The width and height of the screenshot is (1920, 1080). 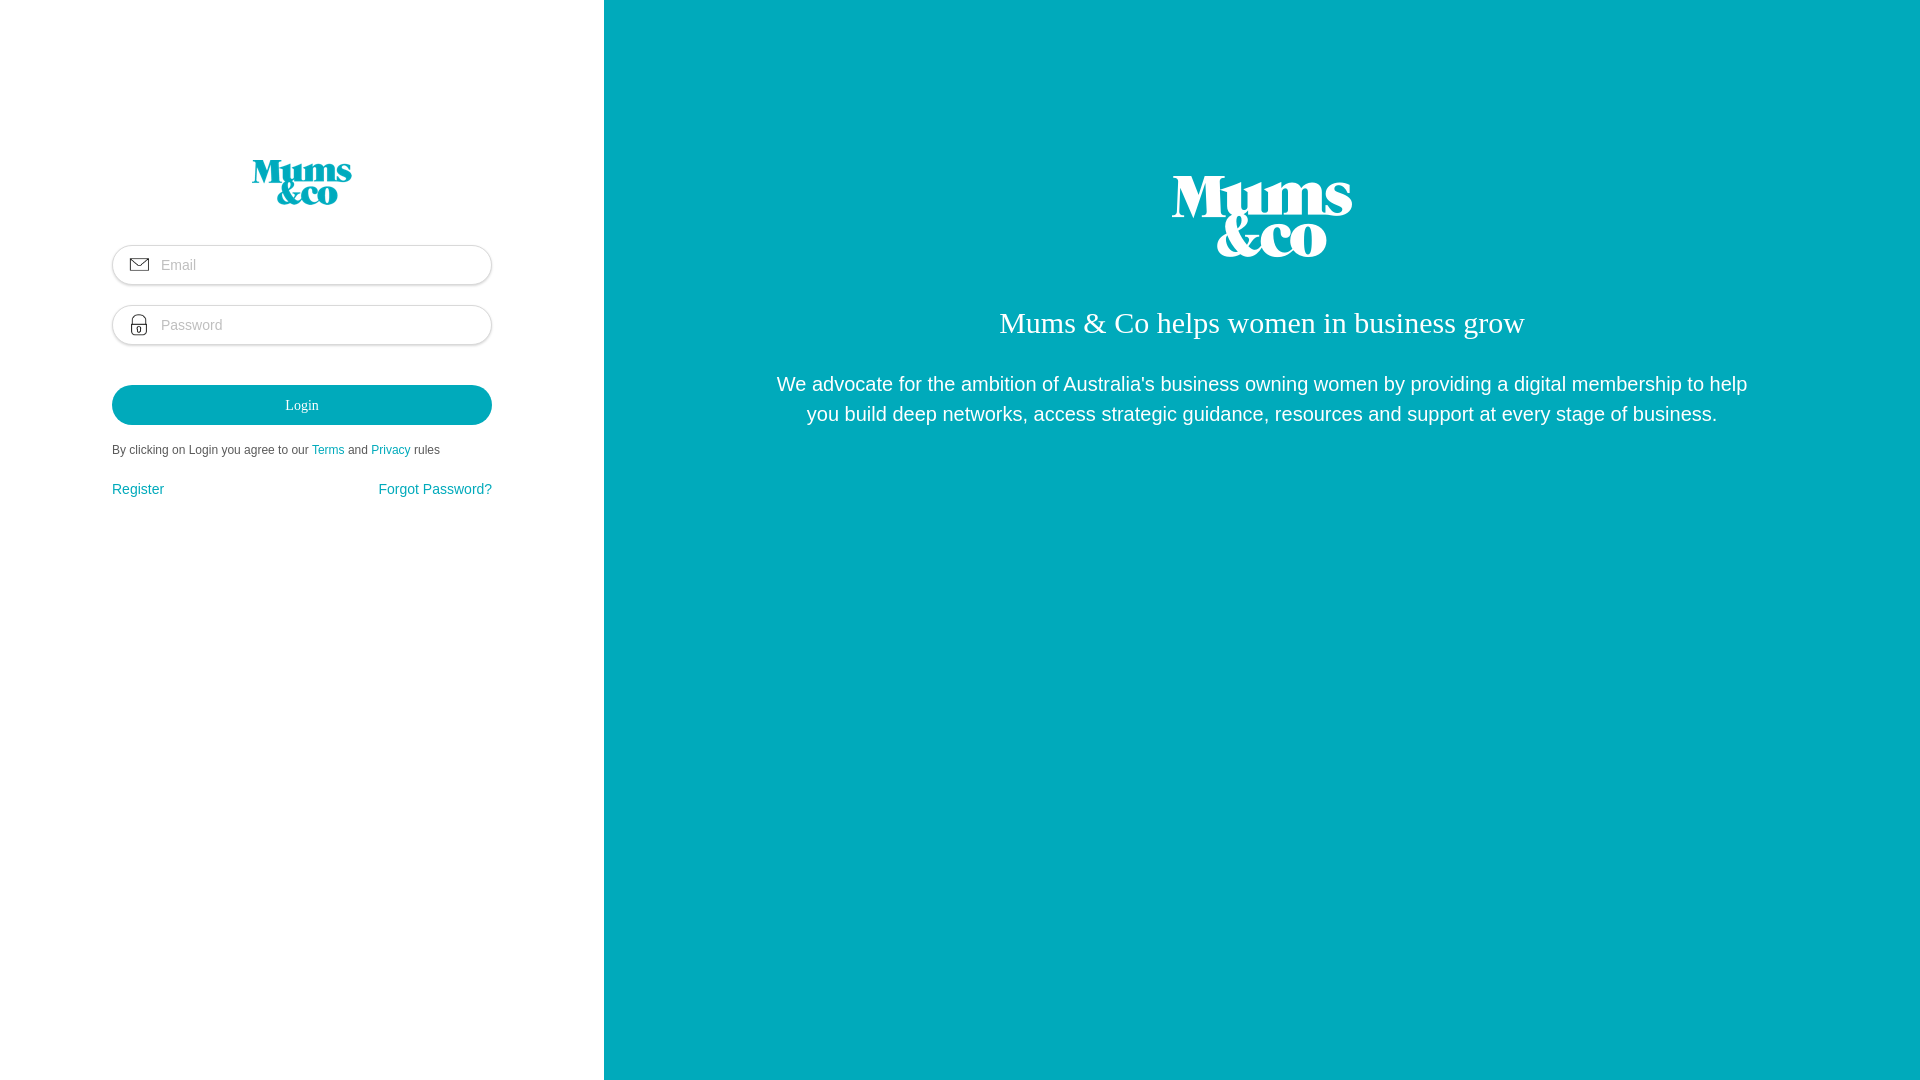 What do you see at coordinates (435, 489) in the screenshot?
I see `'Forgot Password?'` at bounding box center [435, 489].